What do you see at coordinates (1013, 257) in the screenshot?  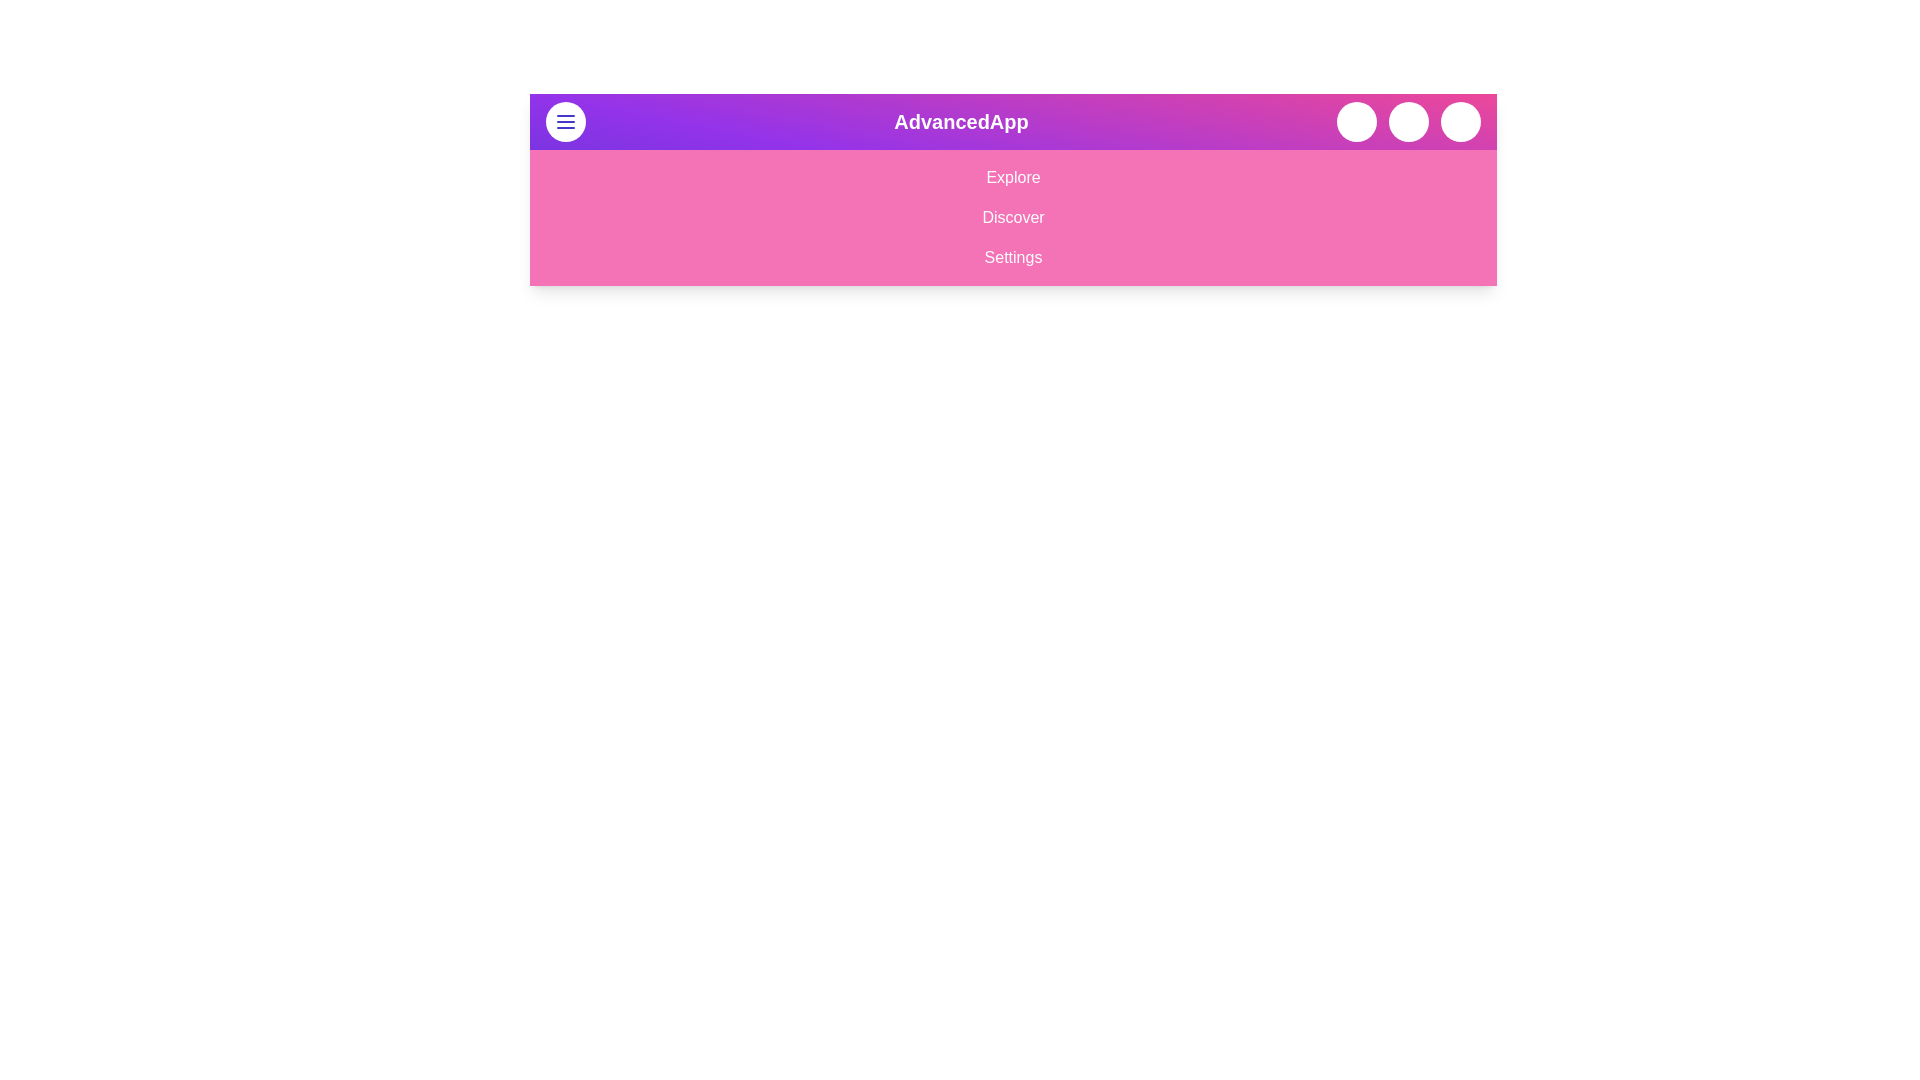 I see `the menu option Settings` at bounding box center [1013, 257].